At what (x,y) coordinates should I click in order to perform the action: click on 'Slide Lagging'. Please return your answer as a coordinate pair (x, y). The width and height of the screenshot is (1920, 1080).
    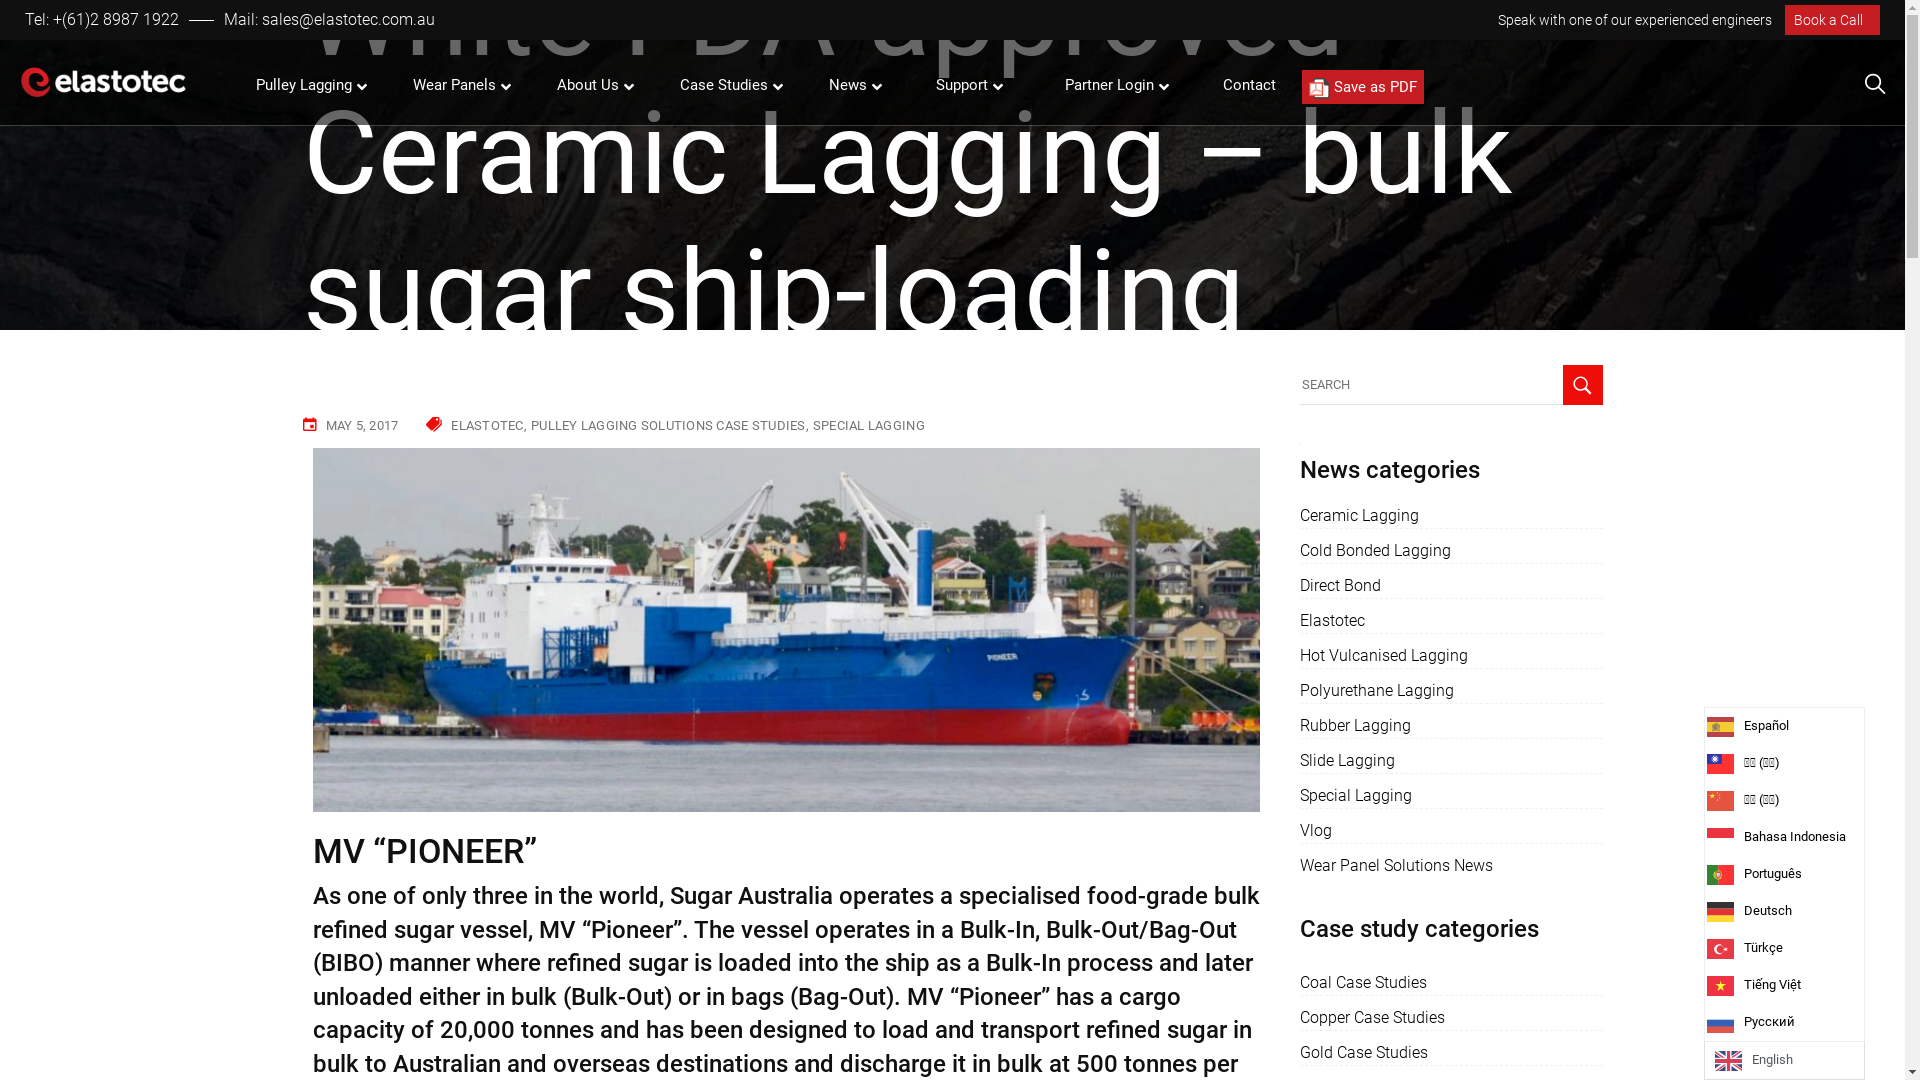
    Looking at the image, I should click on (1347, 760).